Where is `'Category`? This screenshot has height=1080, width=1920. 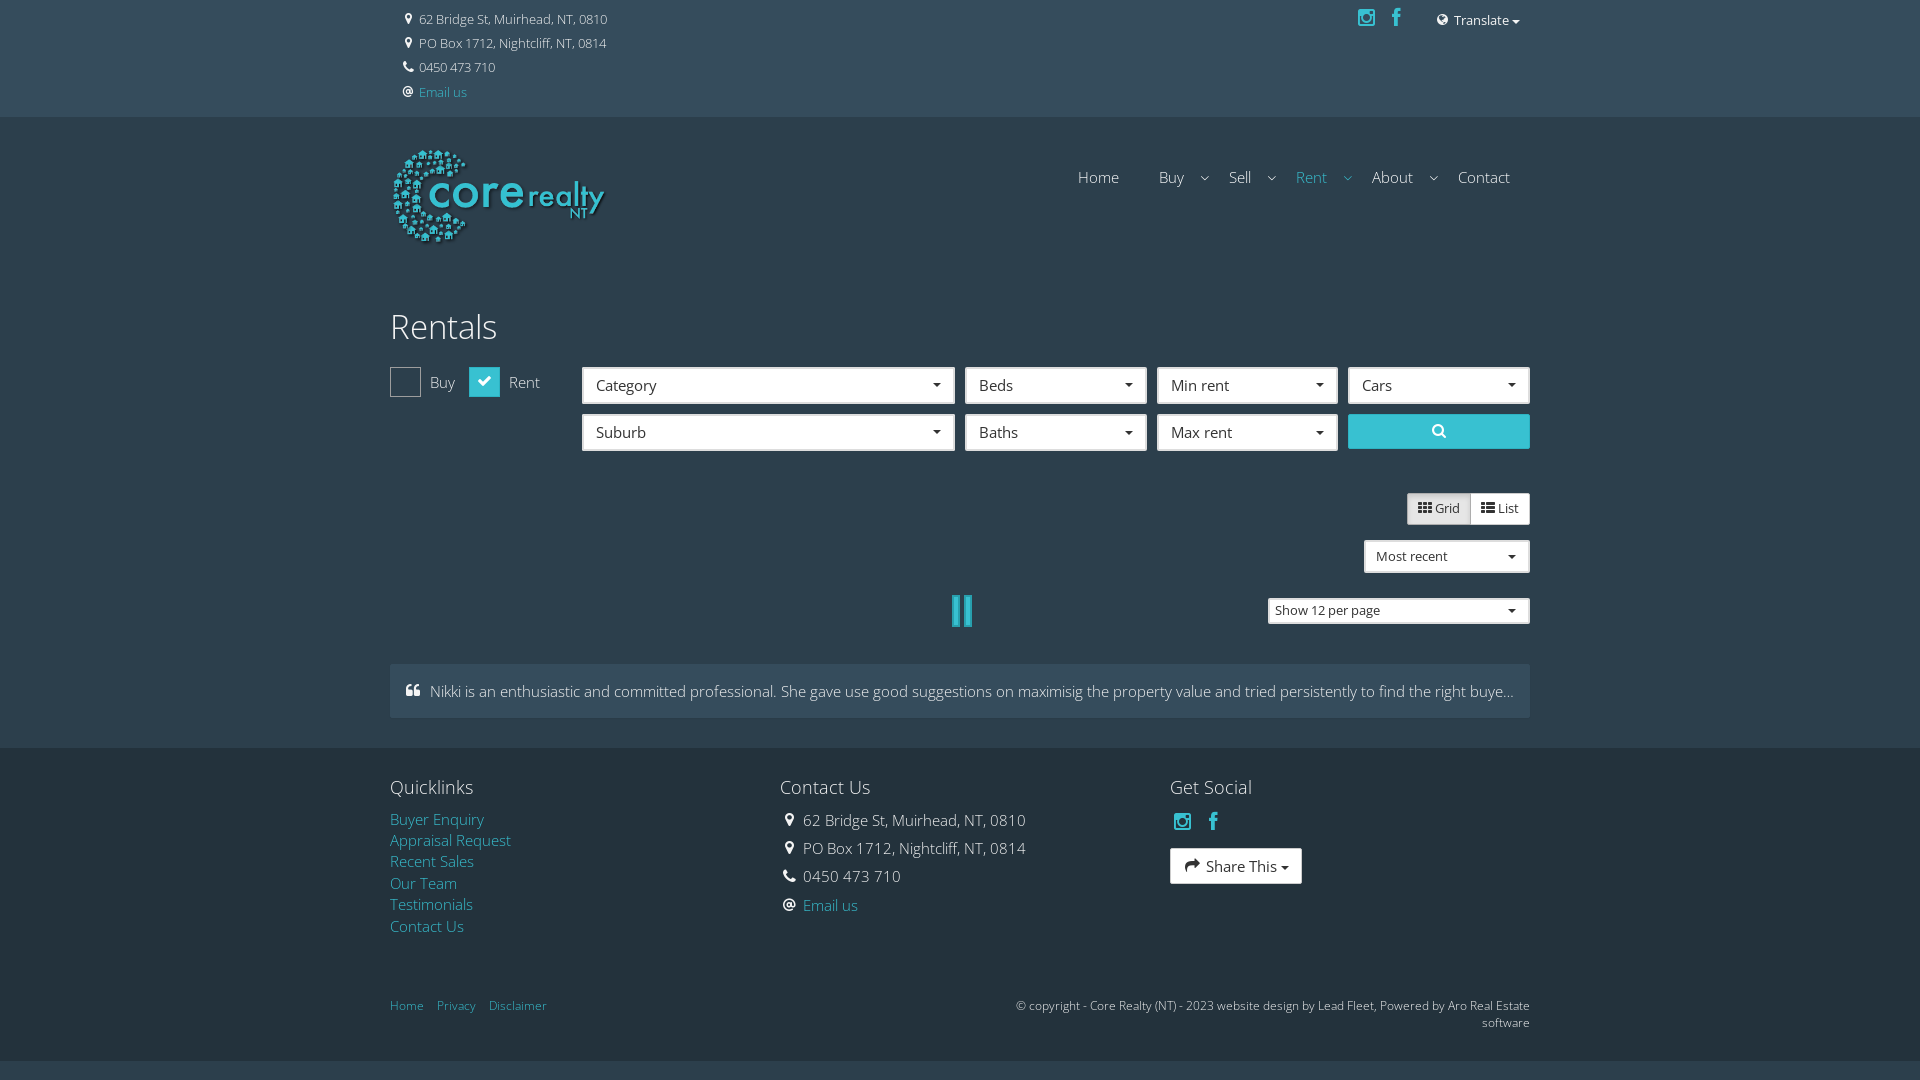
'Category is located at coordinates (767, 385).